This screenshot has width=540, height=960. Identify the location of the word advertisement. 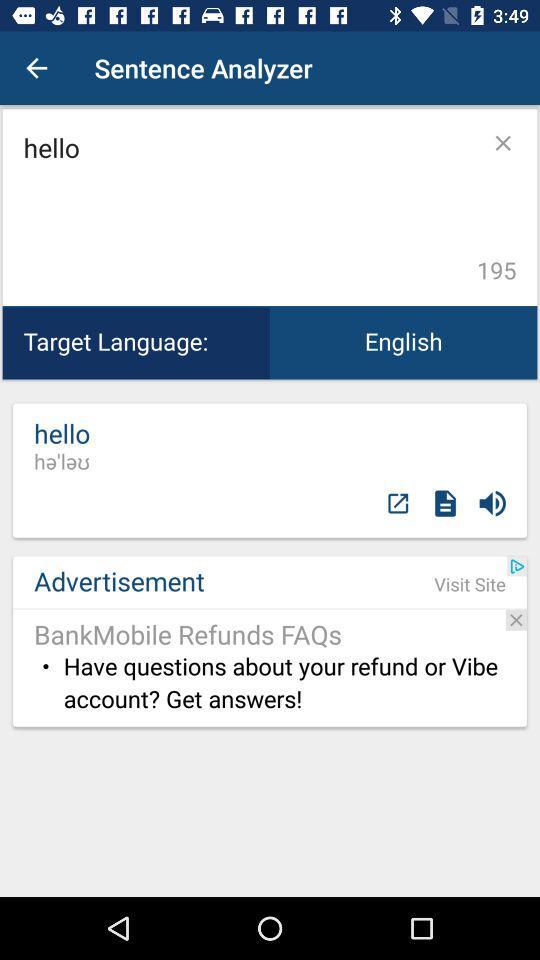
(270, 640).